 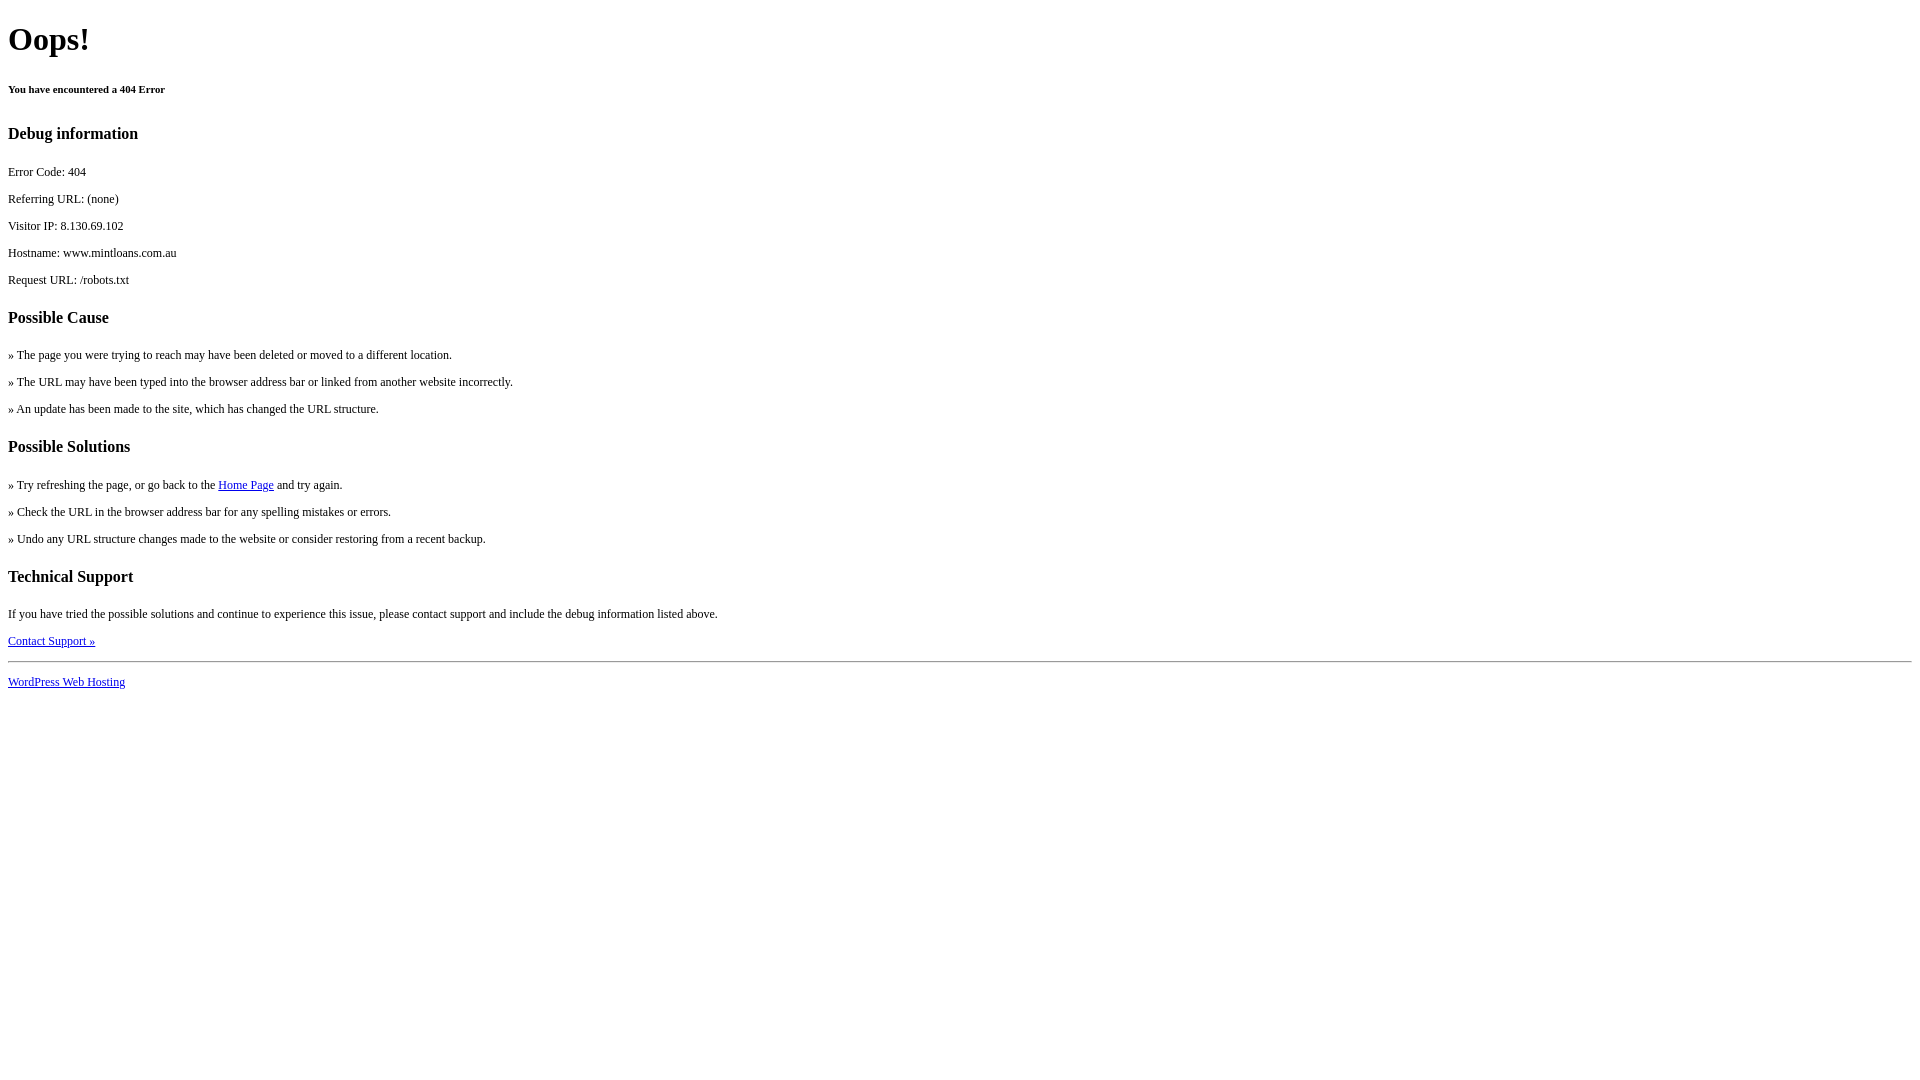 What do you see at coordinates (66, 681) in the screenshot?
I see `'WordPress Web Hosting'` at bounding box center [66, 681].